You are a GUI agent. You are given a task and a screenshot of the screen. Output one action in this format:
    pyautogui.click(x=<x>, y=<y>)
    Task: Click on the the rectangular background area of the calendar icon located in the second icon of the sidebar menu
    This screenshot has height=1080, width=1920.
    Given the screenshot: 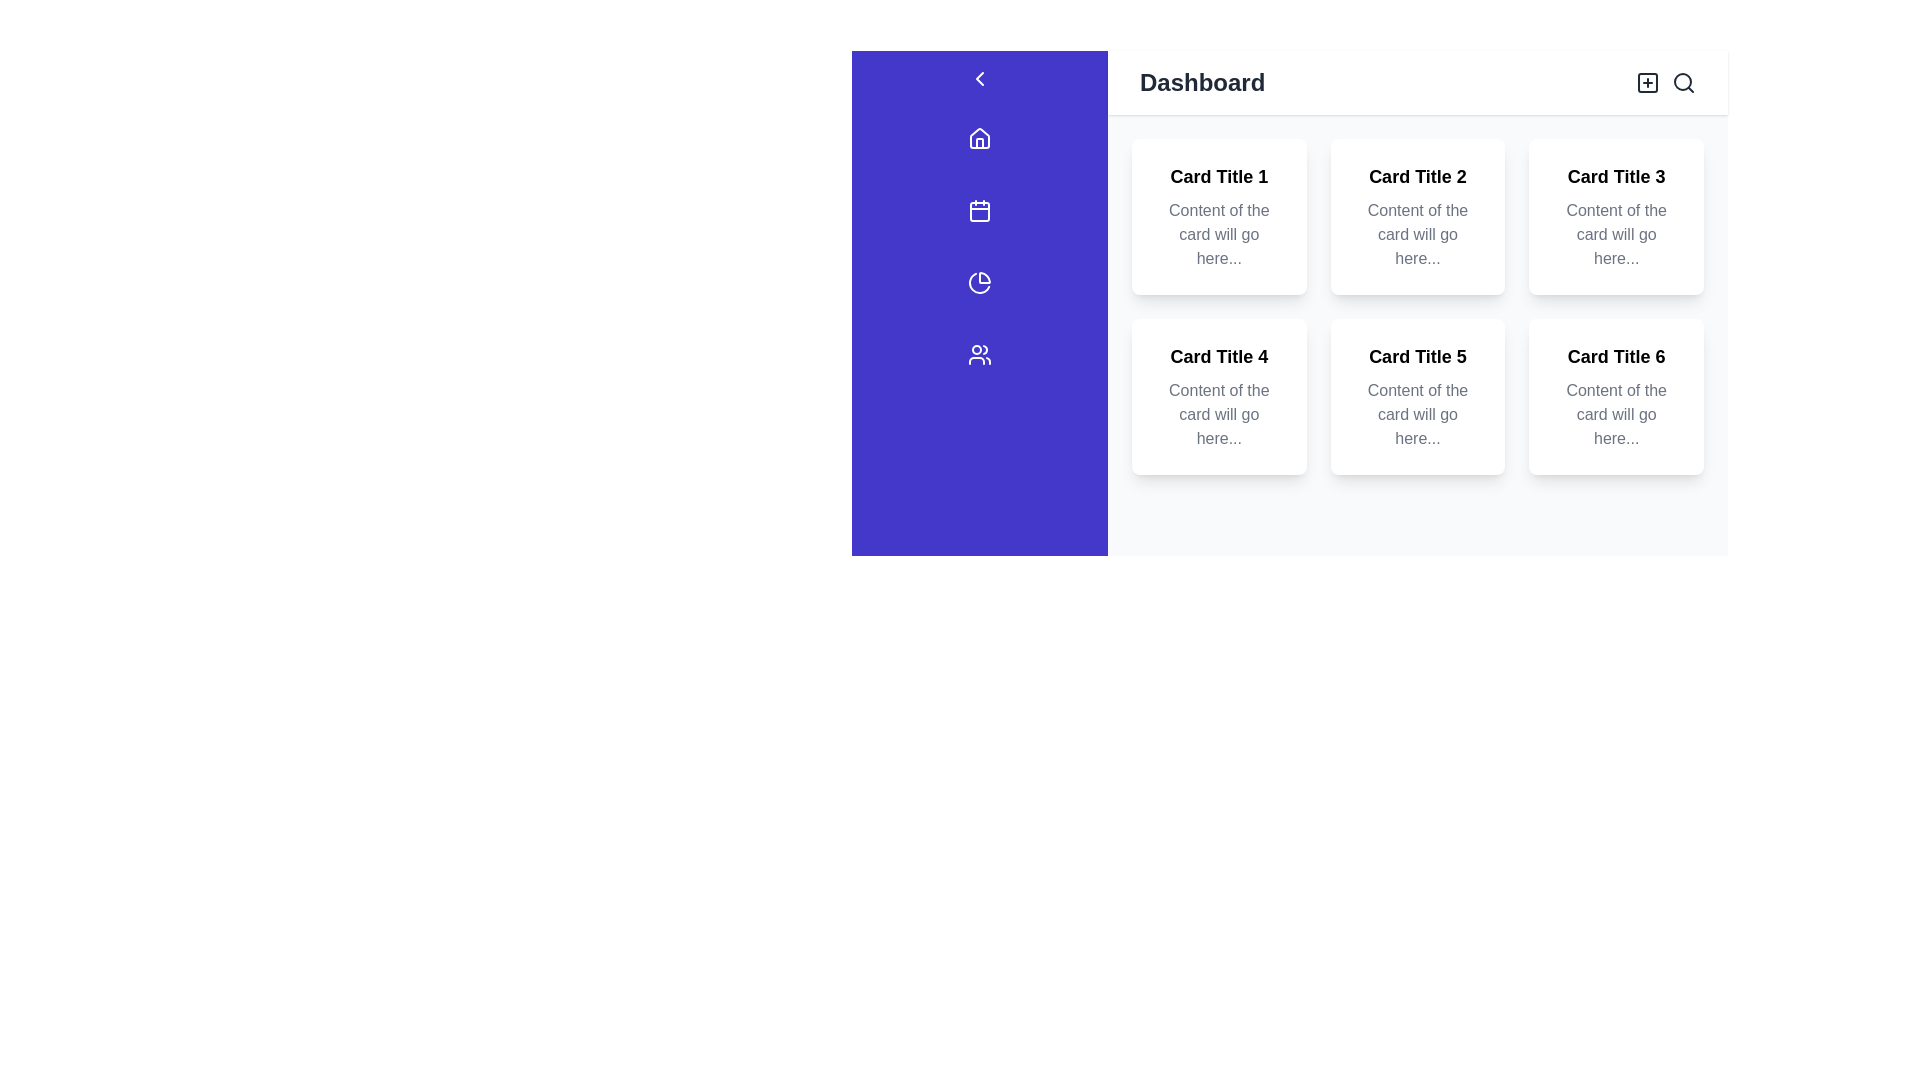 What is the action you would take?
    pyautogui.click(x=979, y=212)
    